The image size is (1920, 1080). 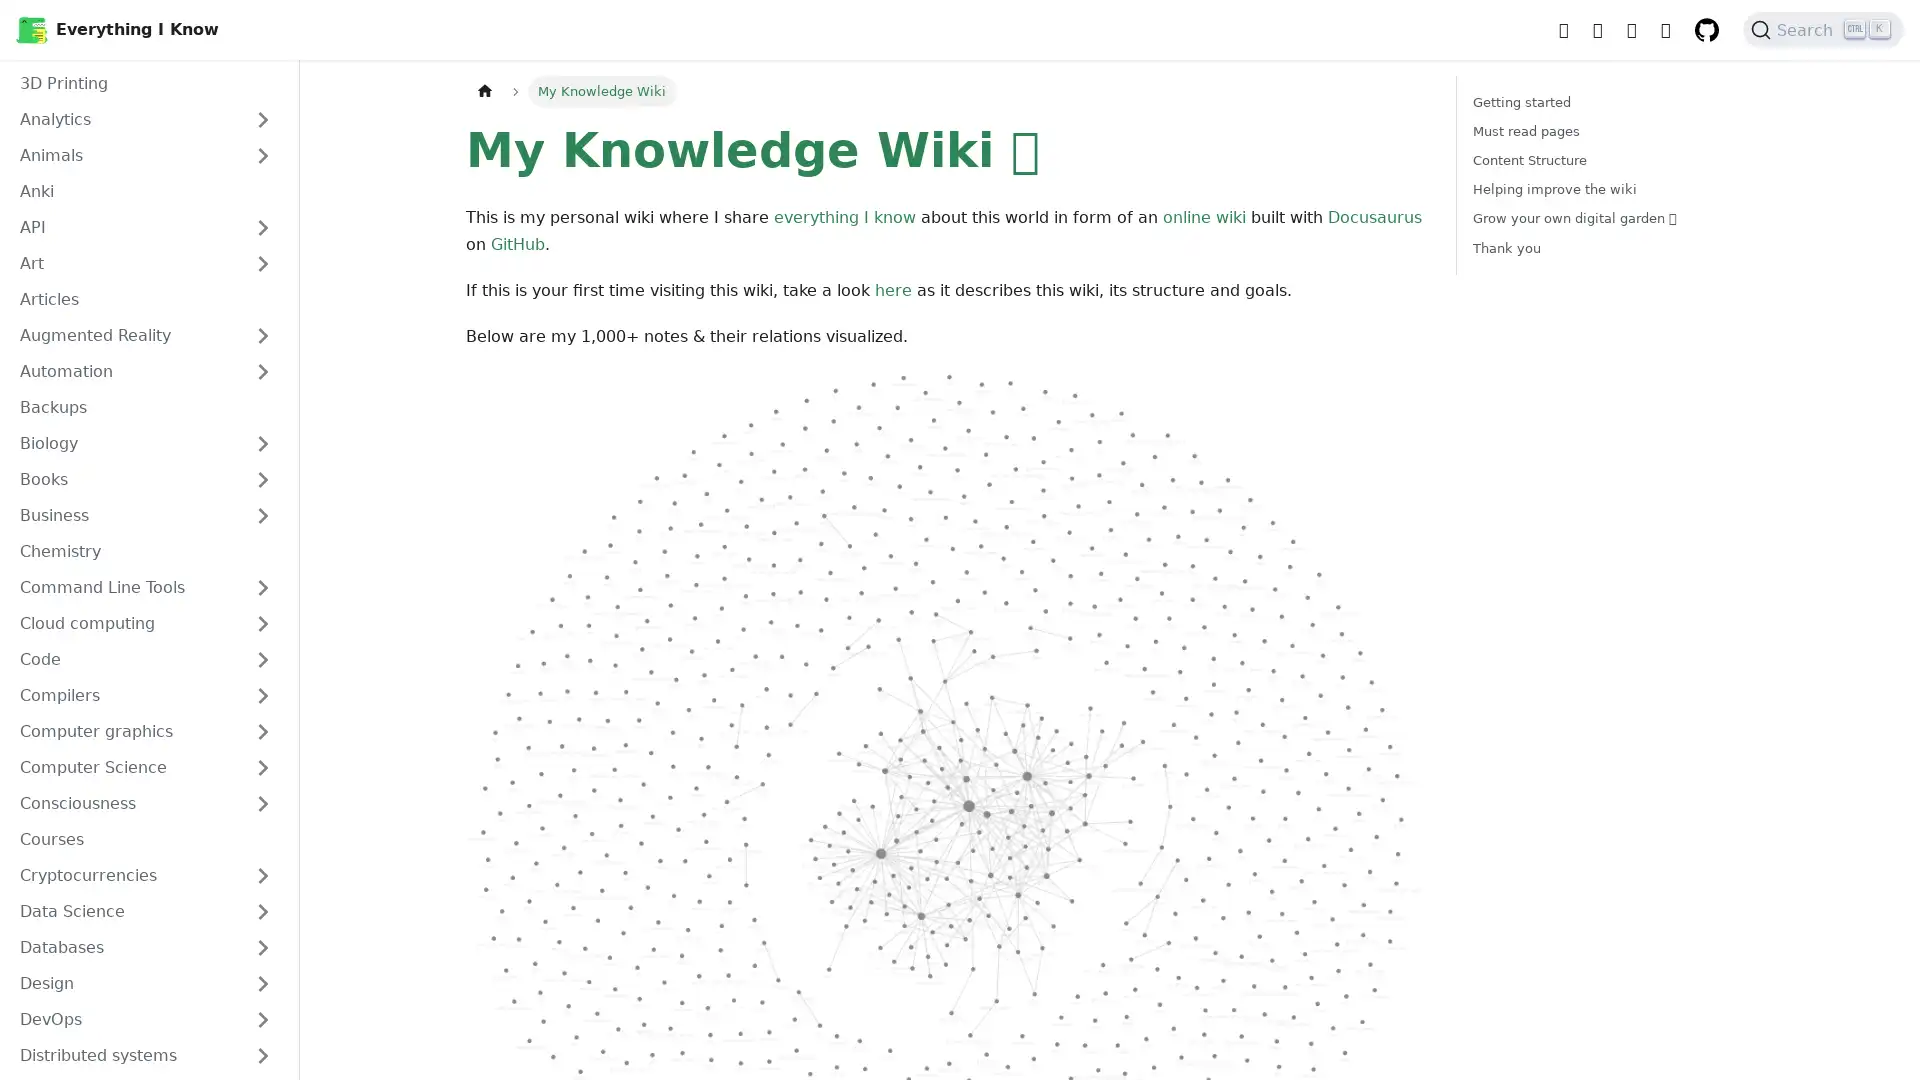 I want to click on Toggle the collapsible sidebar category 'Books', so click(x=262, y=479).